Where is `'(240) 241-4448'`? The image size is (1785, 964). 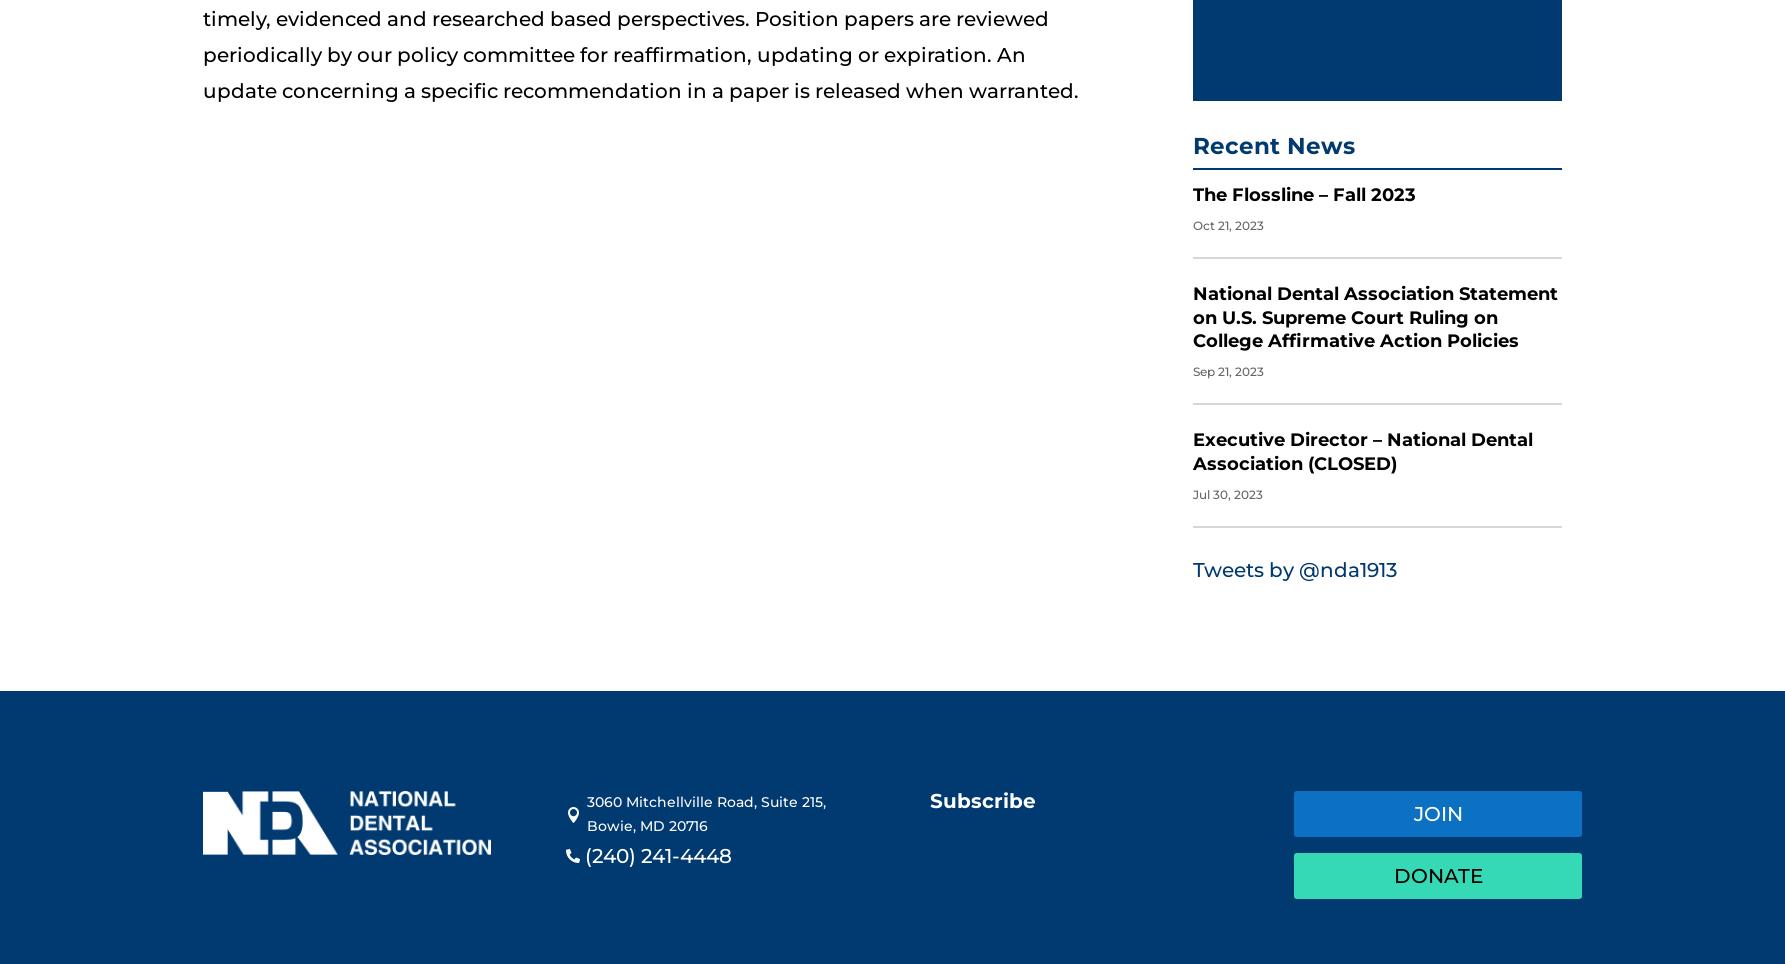
'(240) 241-4448' is located at coordinates (657, 834).